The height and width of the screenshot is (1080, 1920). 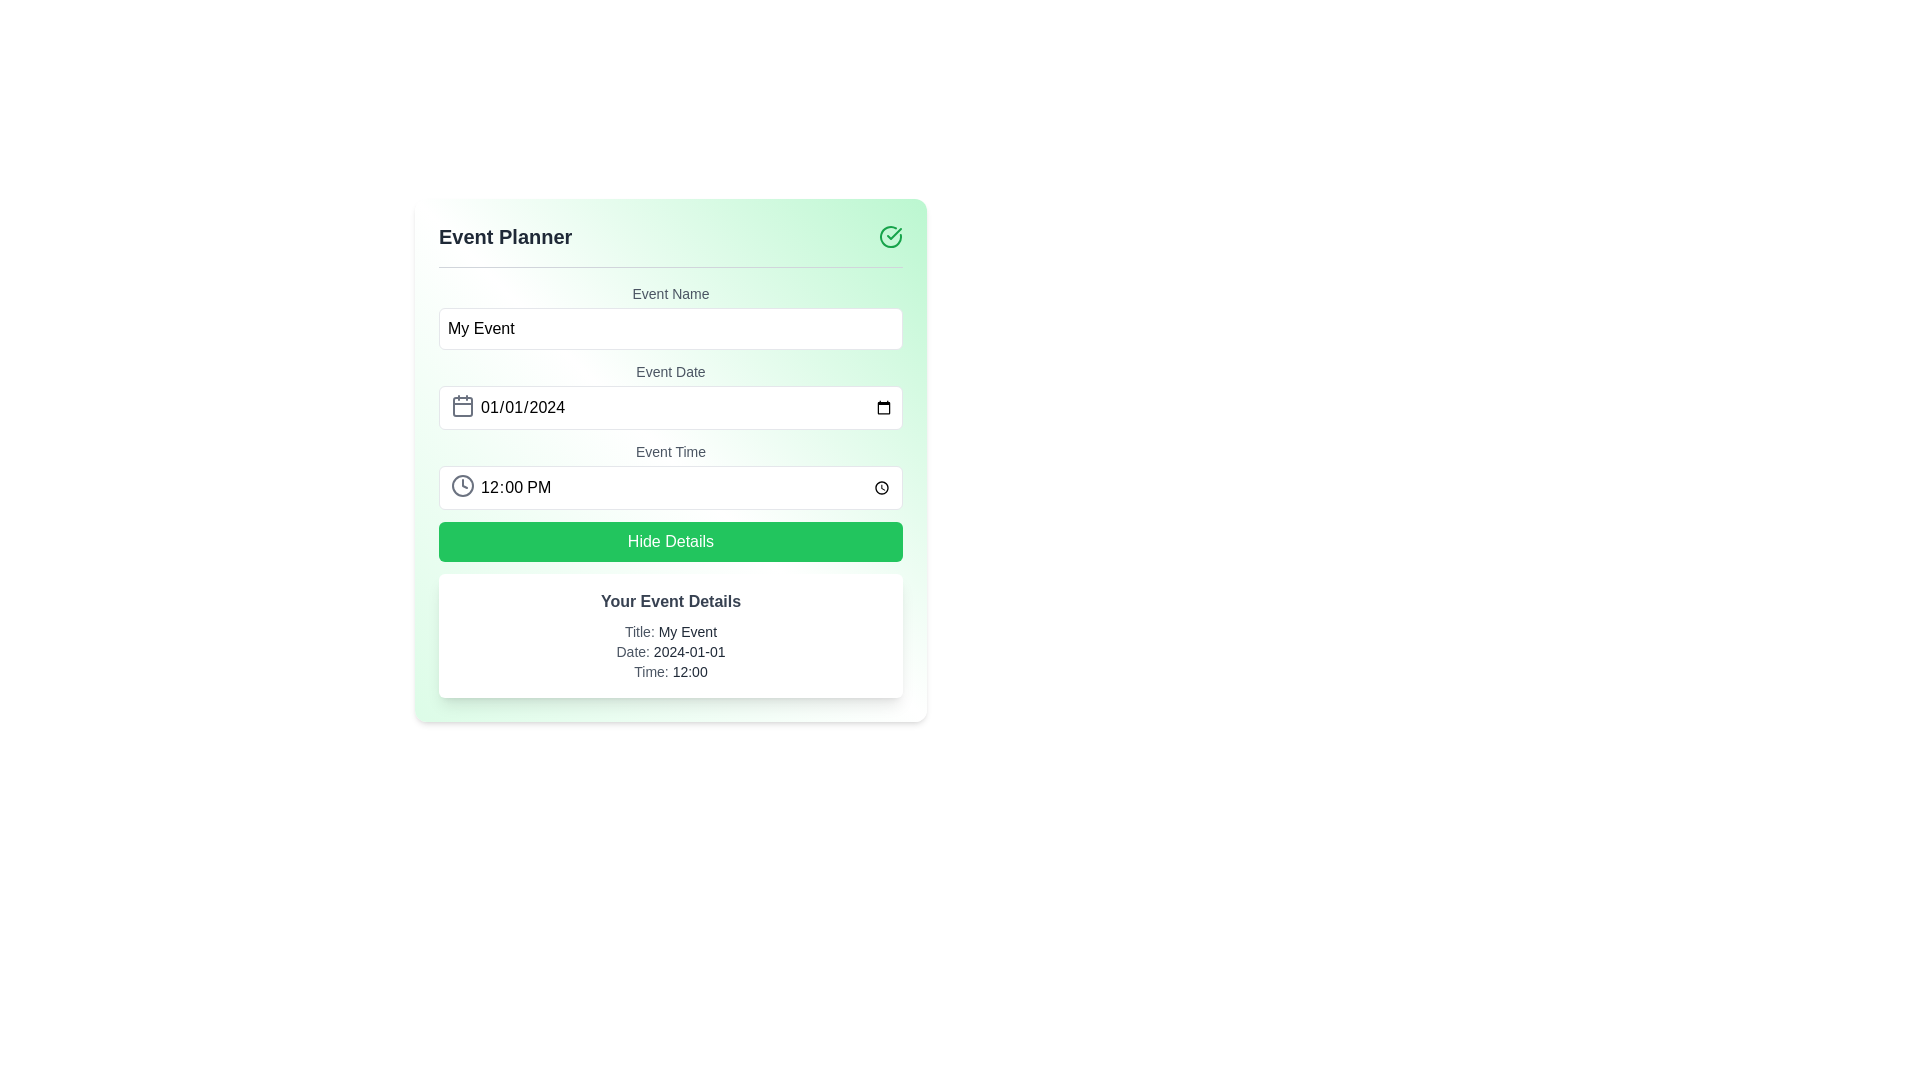 I want to click on the static text label that displays the event date, located below 'Title: My Event' and above 'Time: 12:00' within the 'Your Event Details' box, so click(x=671, y=651).